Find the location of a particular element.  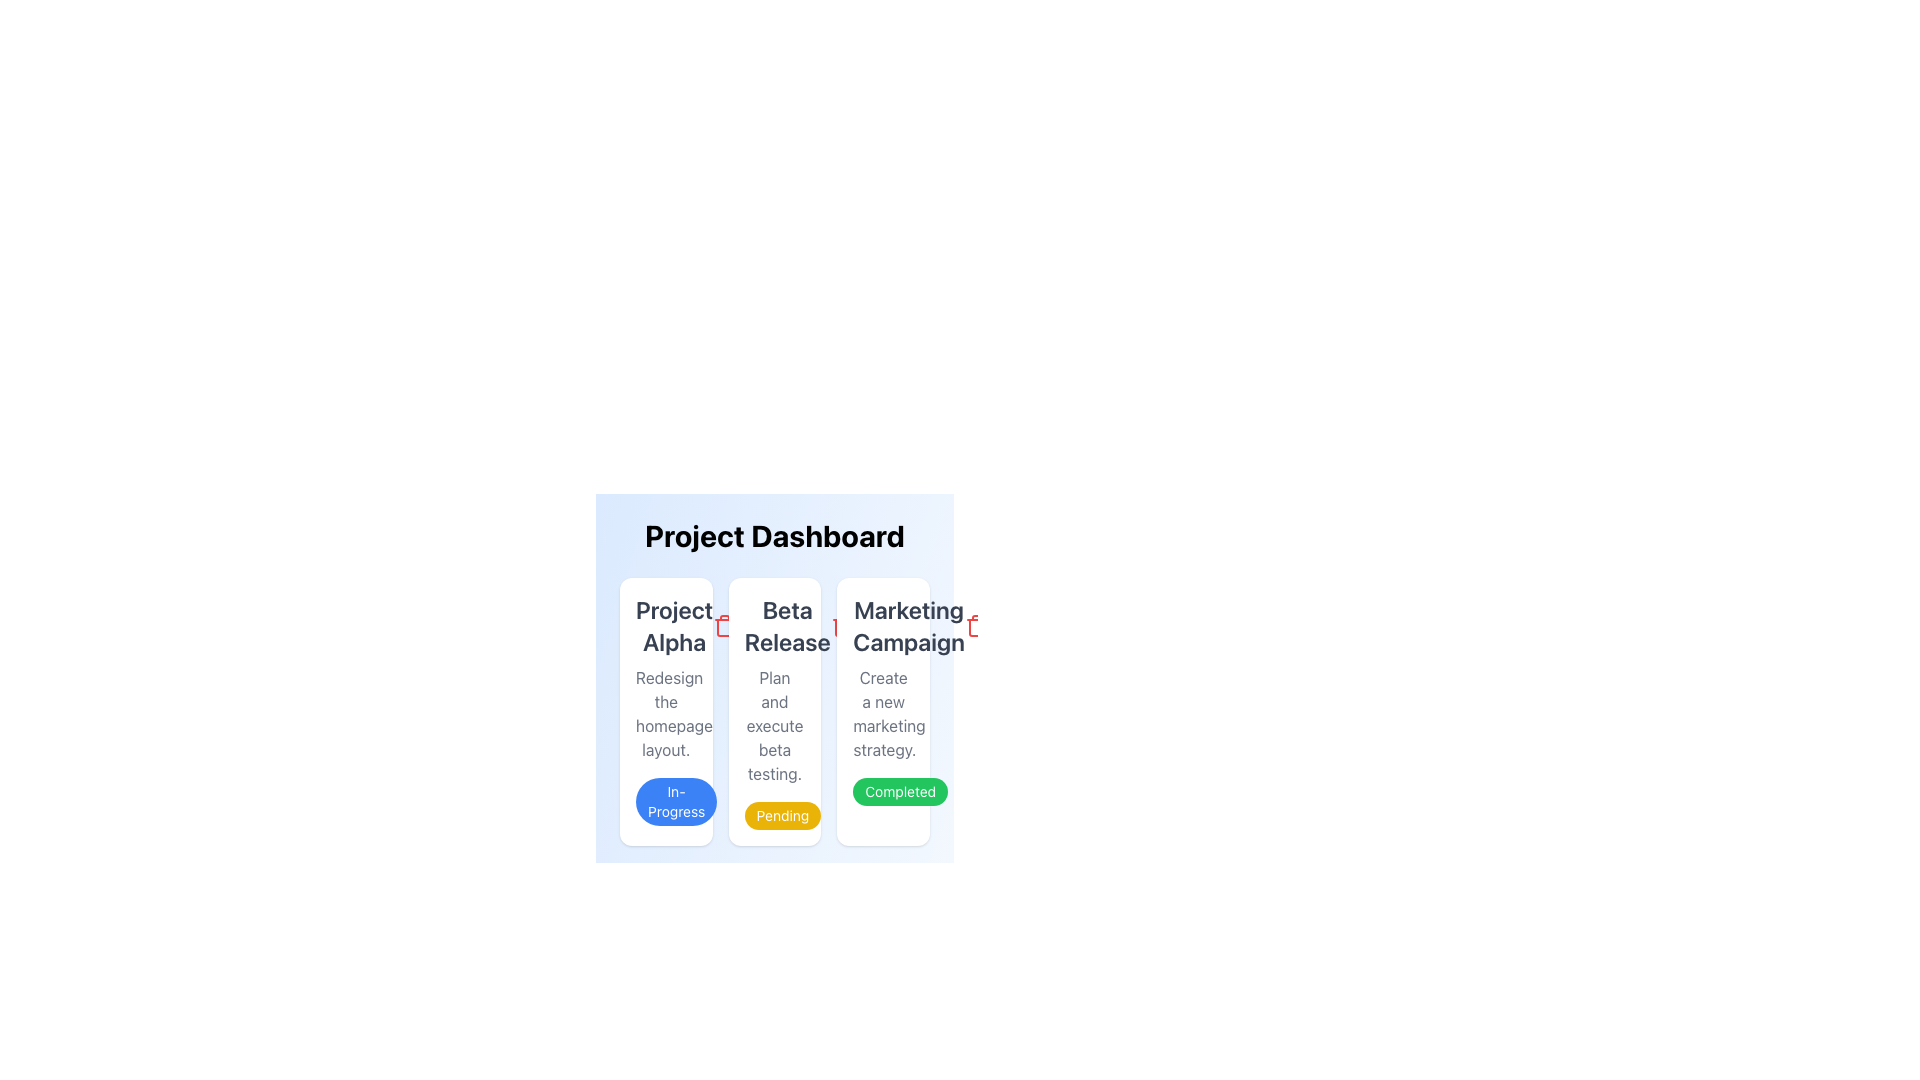

the trash can icon located at the top right corner of the 'Marketing Campaign' card, next to the label 'Completed' is located at coordinates (976, 627).